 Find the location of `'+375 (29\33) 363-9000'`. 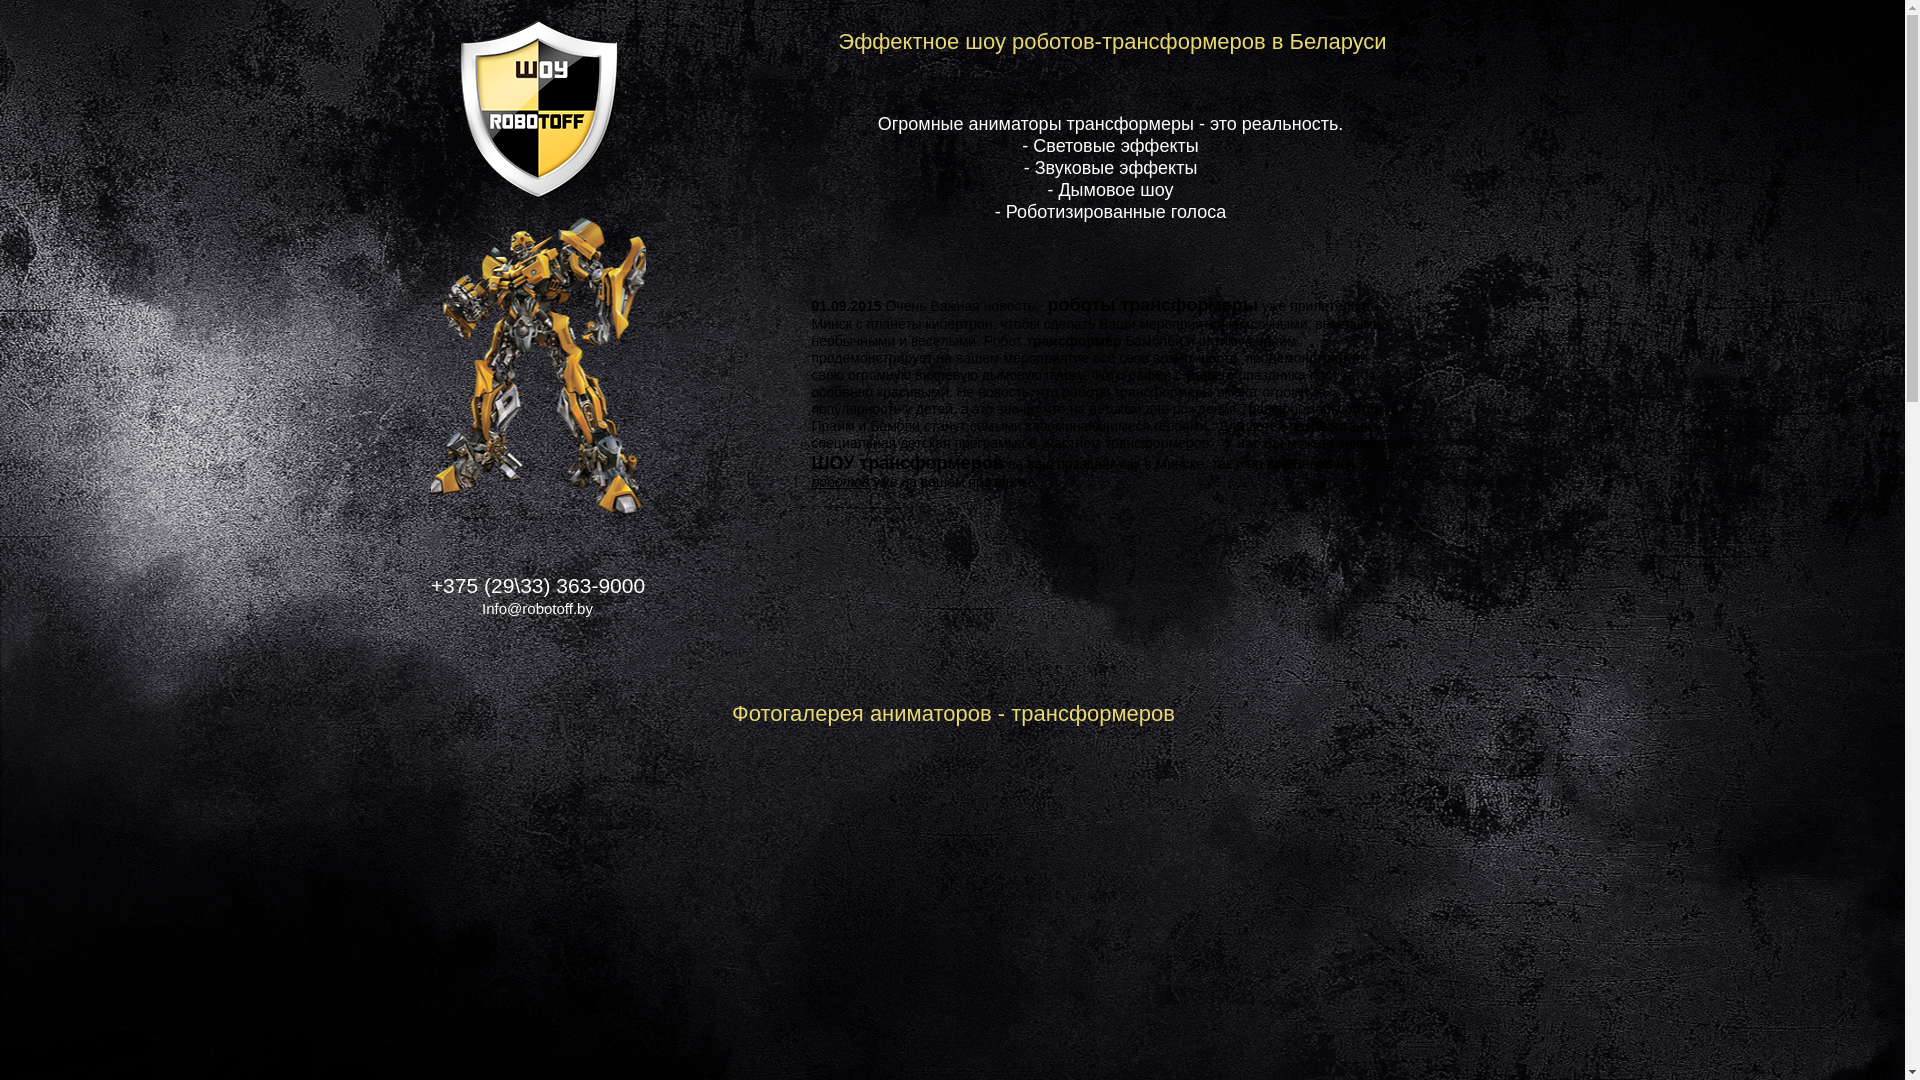

'+375 (29\33) 363-9000' is located at coordinates (537, 585).